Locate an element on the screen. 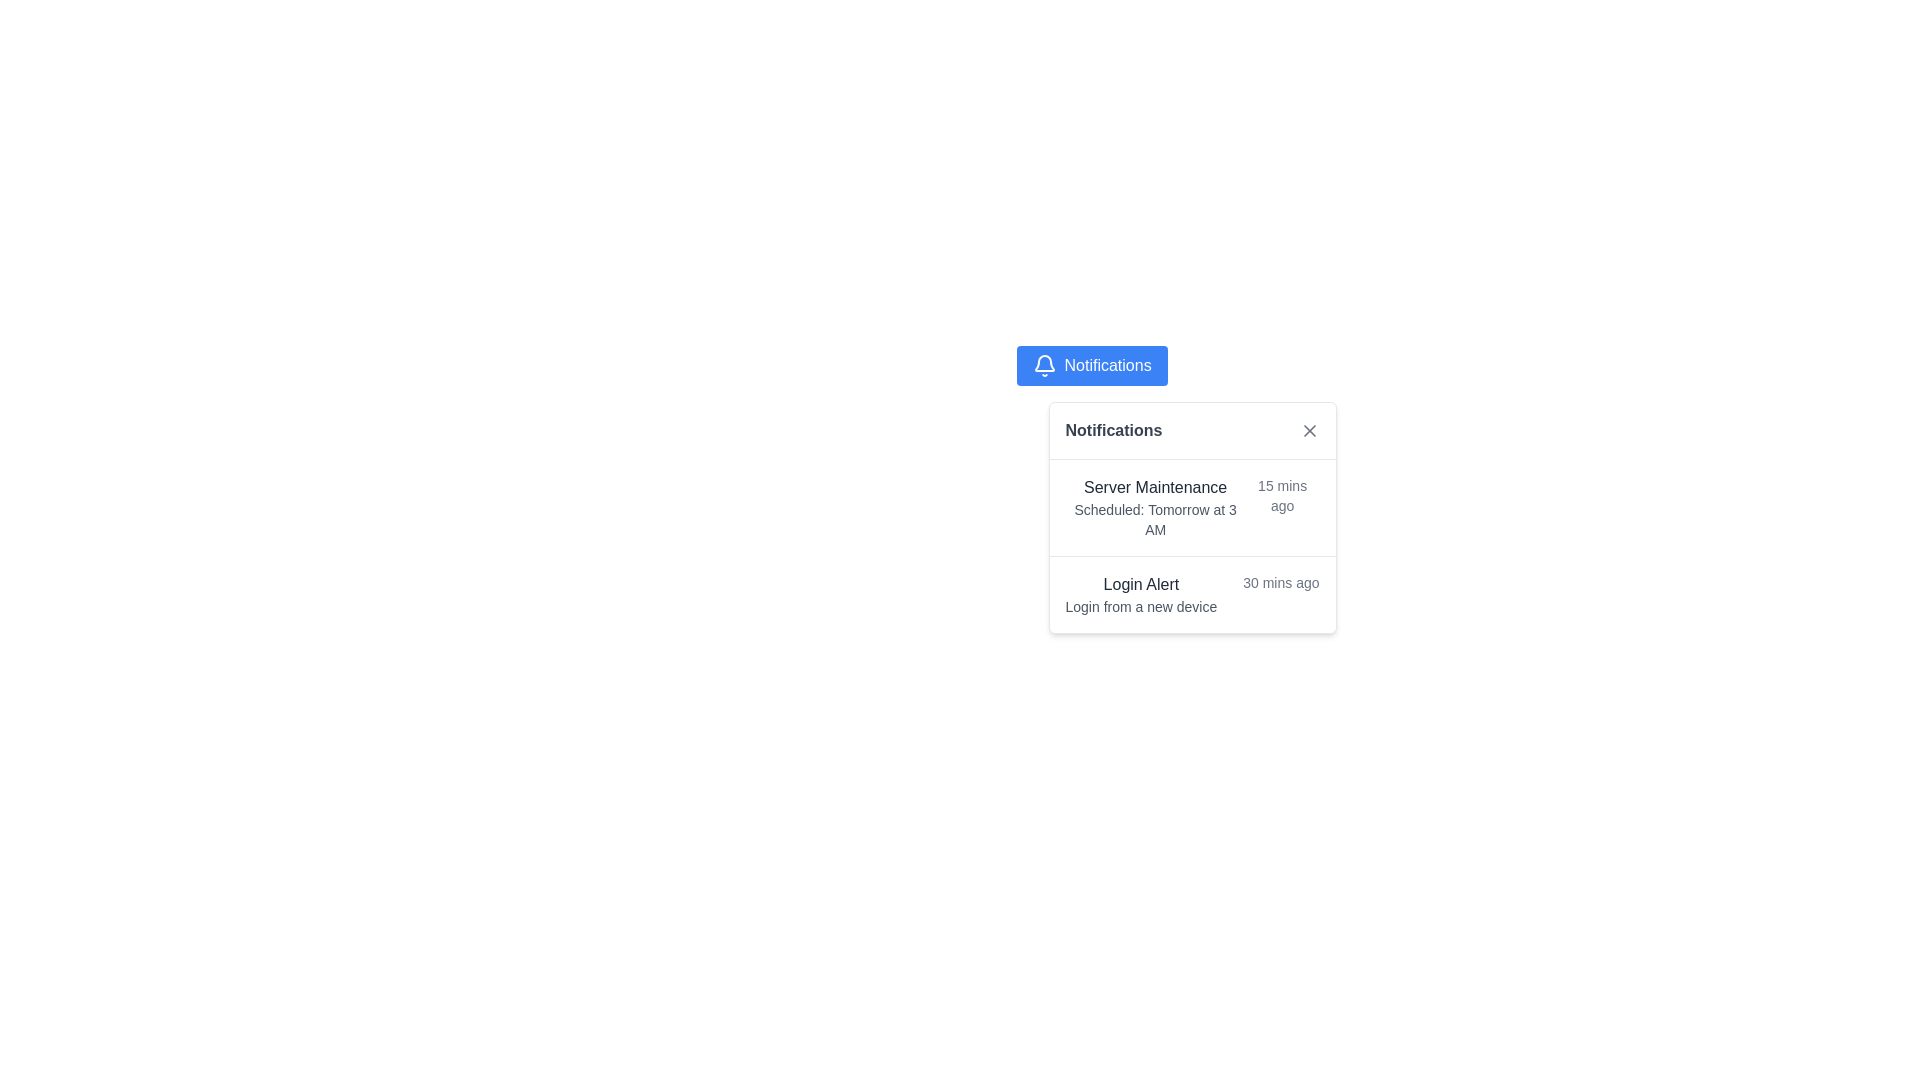 The image size is (1920, 1080). the text label stating 'Scheduled: Tomorrow at 3 AM' located below 'Server Maintenance' in the notification card is located at coordinates (1155, 519).